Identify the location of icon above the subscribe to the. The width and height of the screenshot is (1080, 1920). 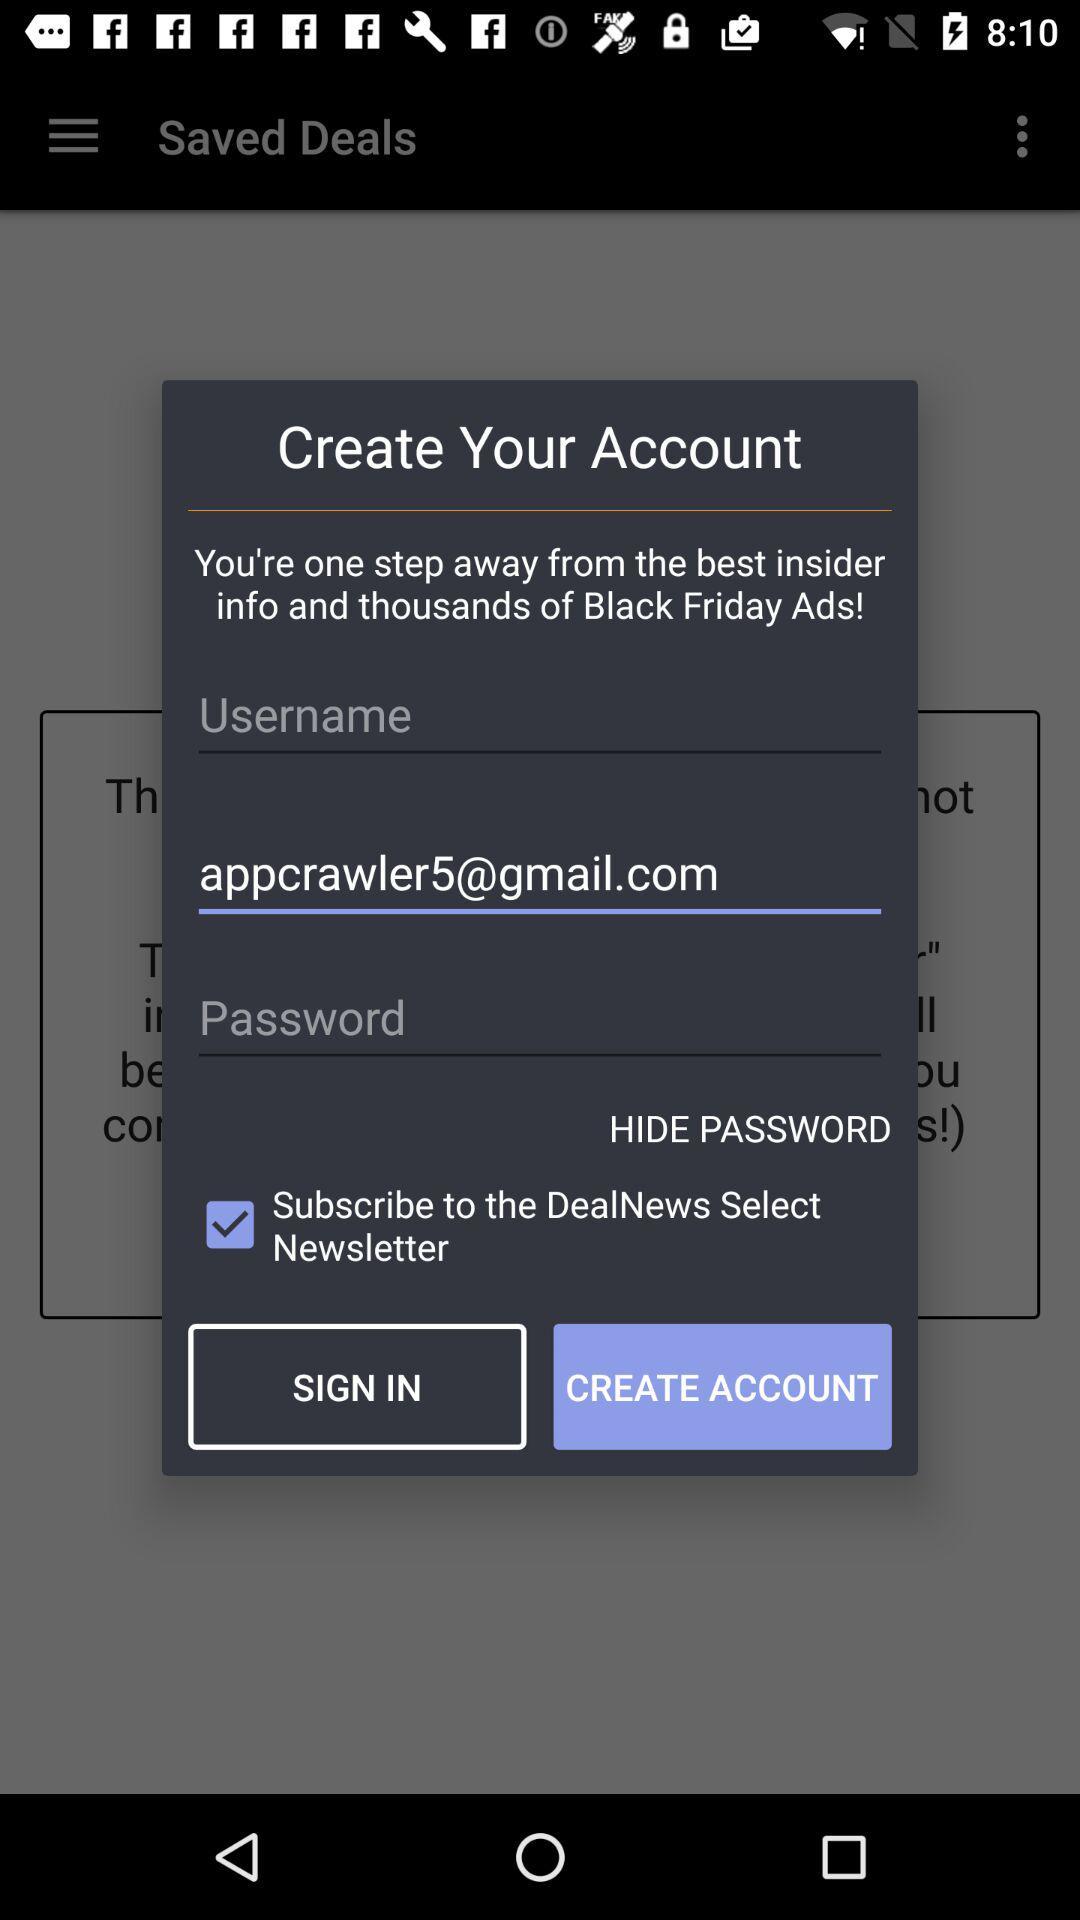
(750, 1128).